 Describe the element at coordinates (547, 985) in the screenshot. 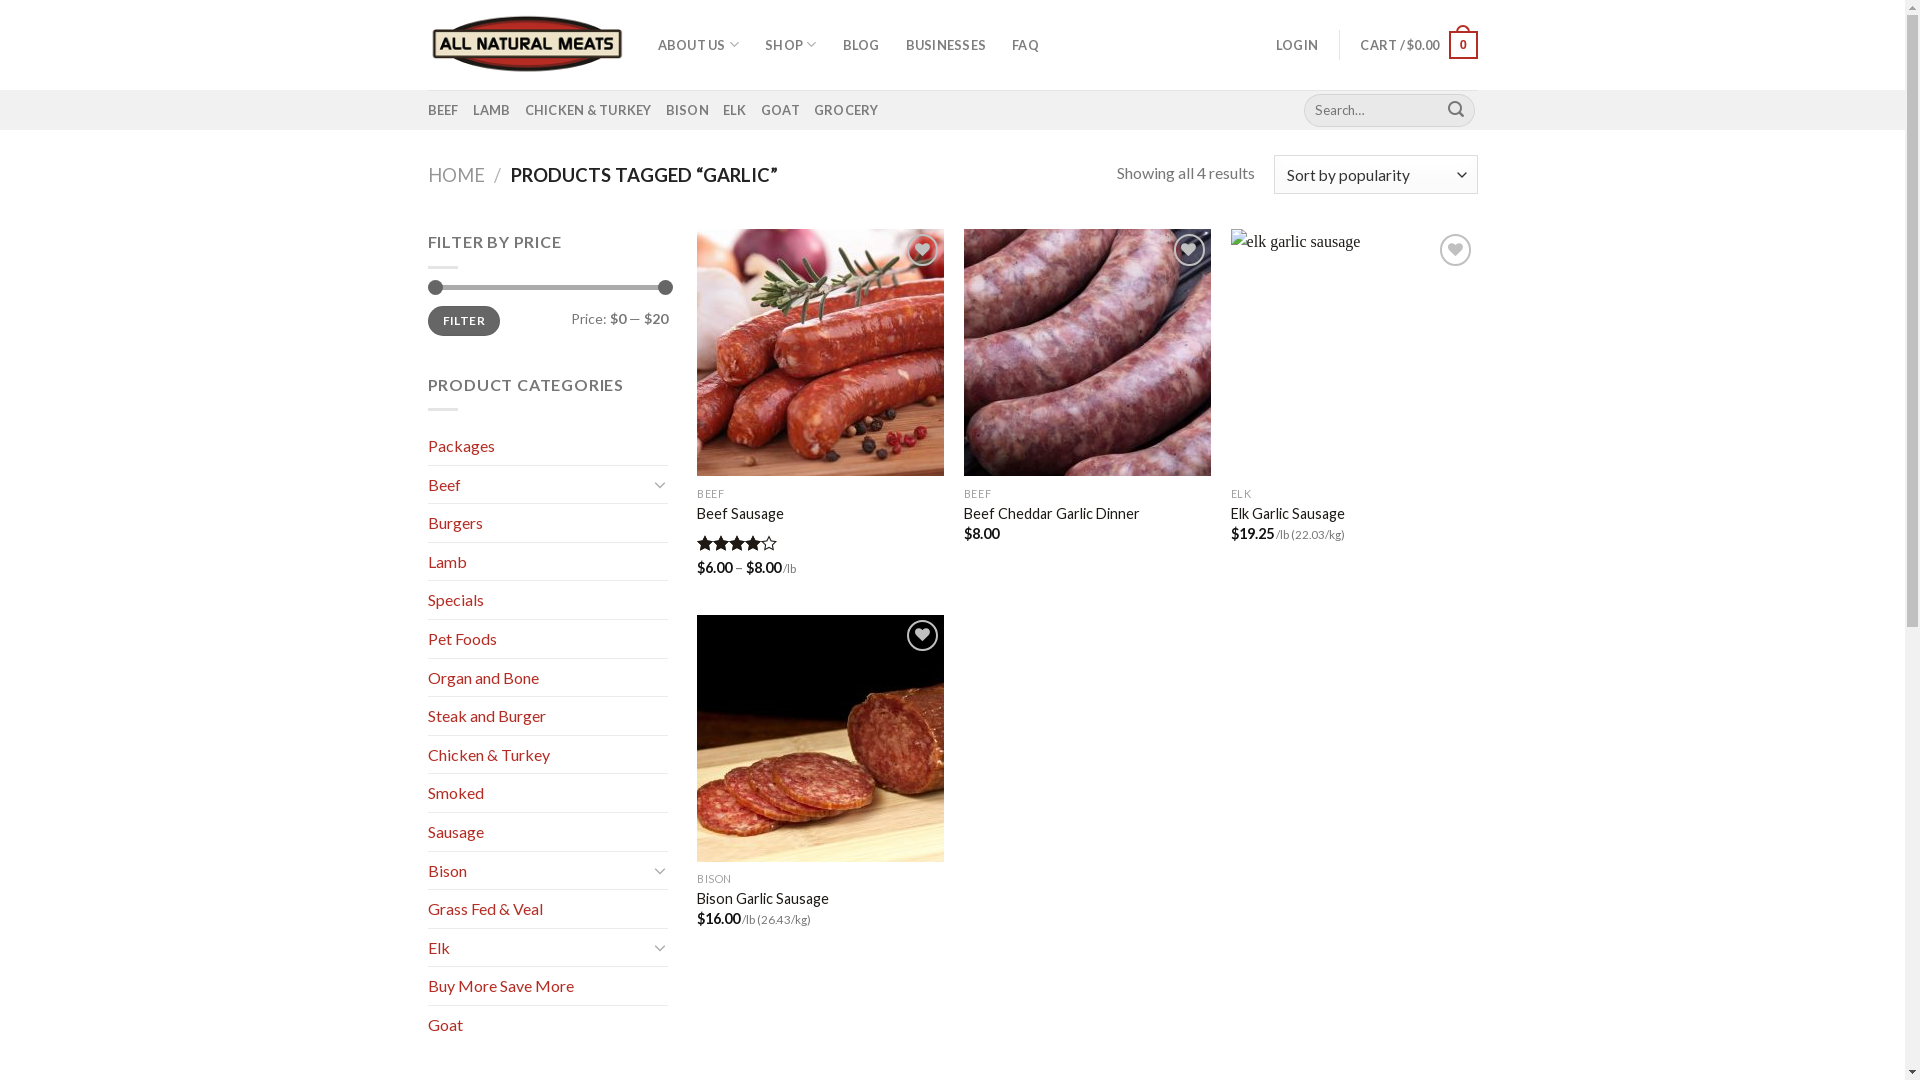

I see `'Buy More Save More'` at that location.